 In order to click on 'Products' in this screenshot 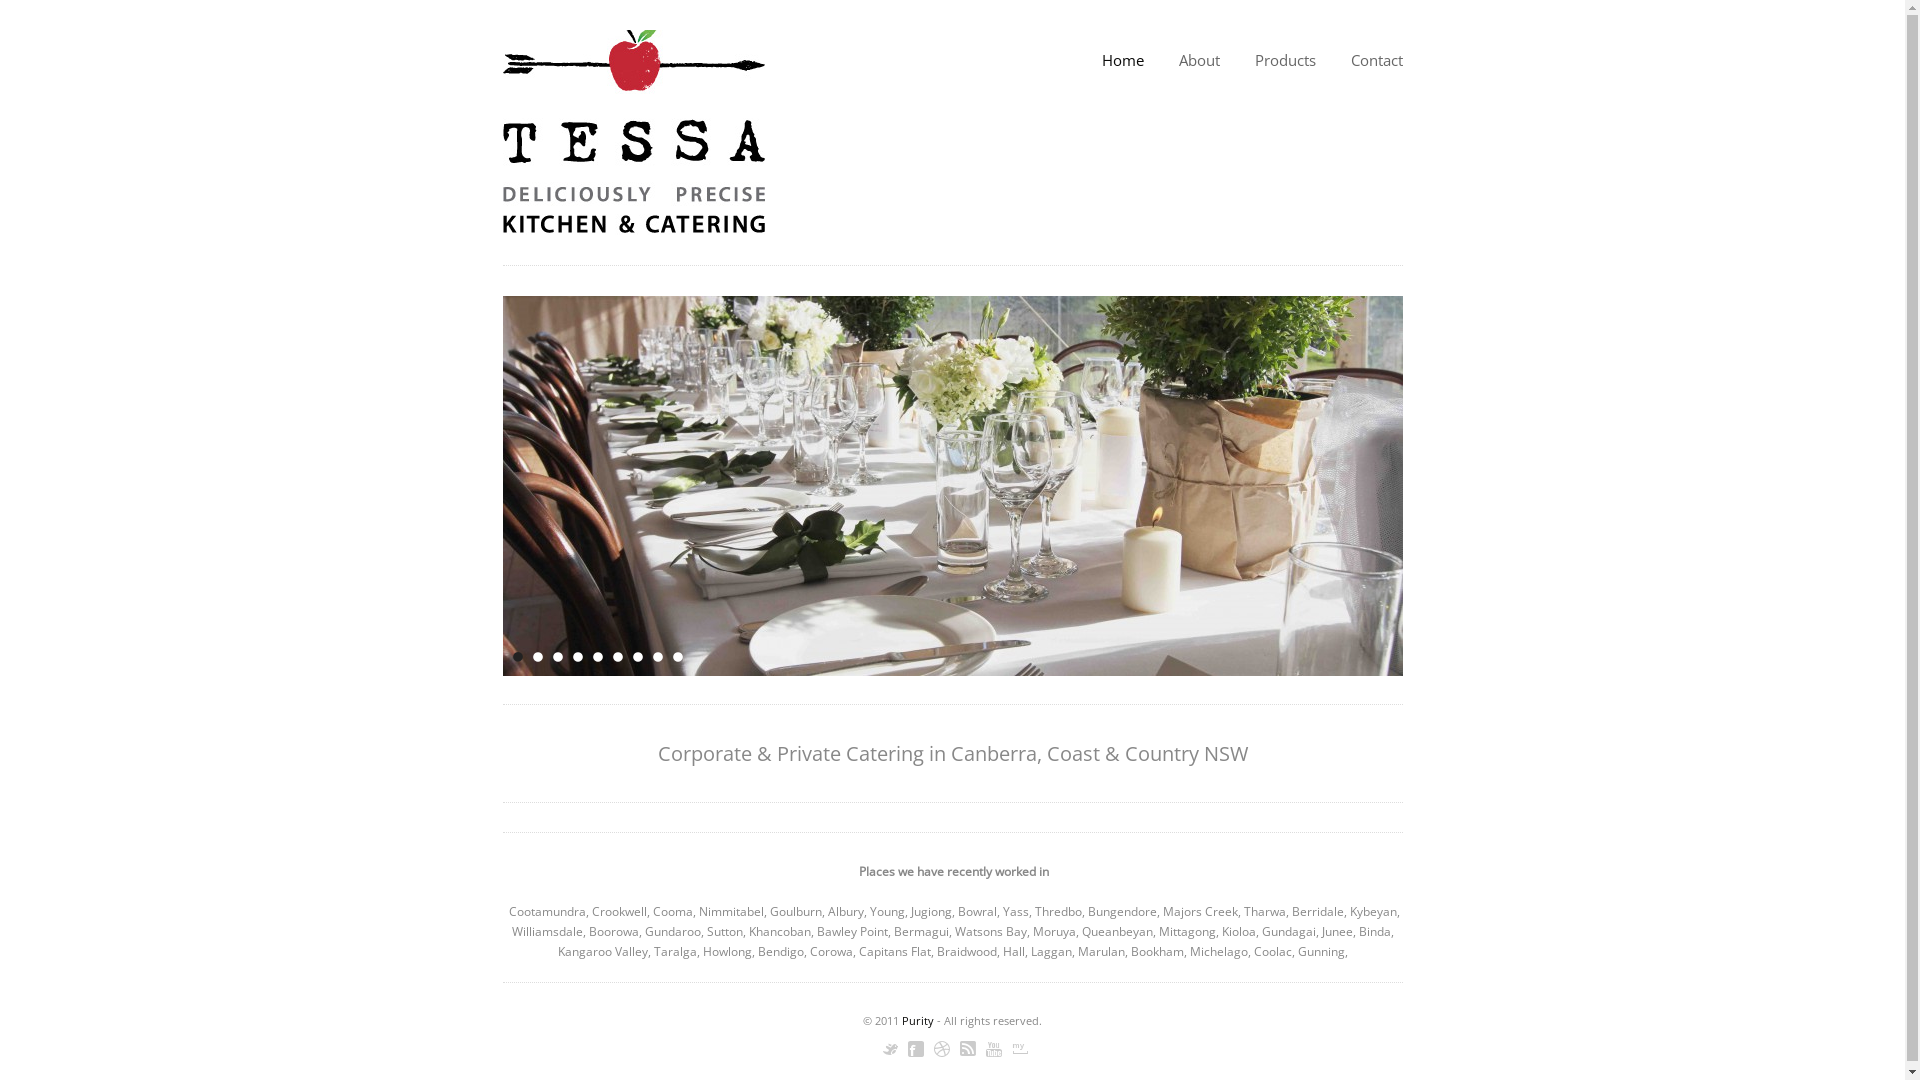, I will do `click(1284, 59)`.